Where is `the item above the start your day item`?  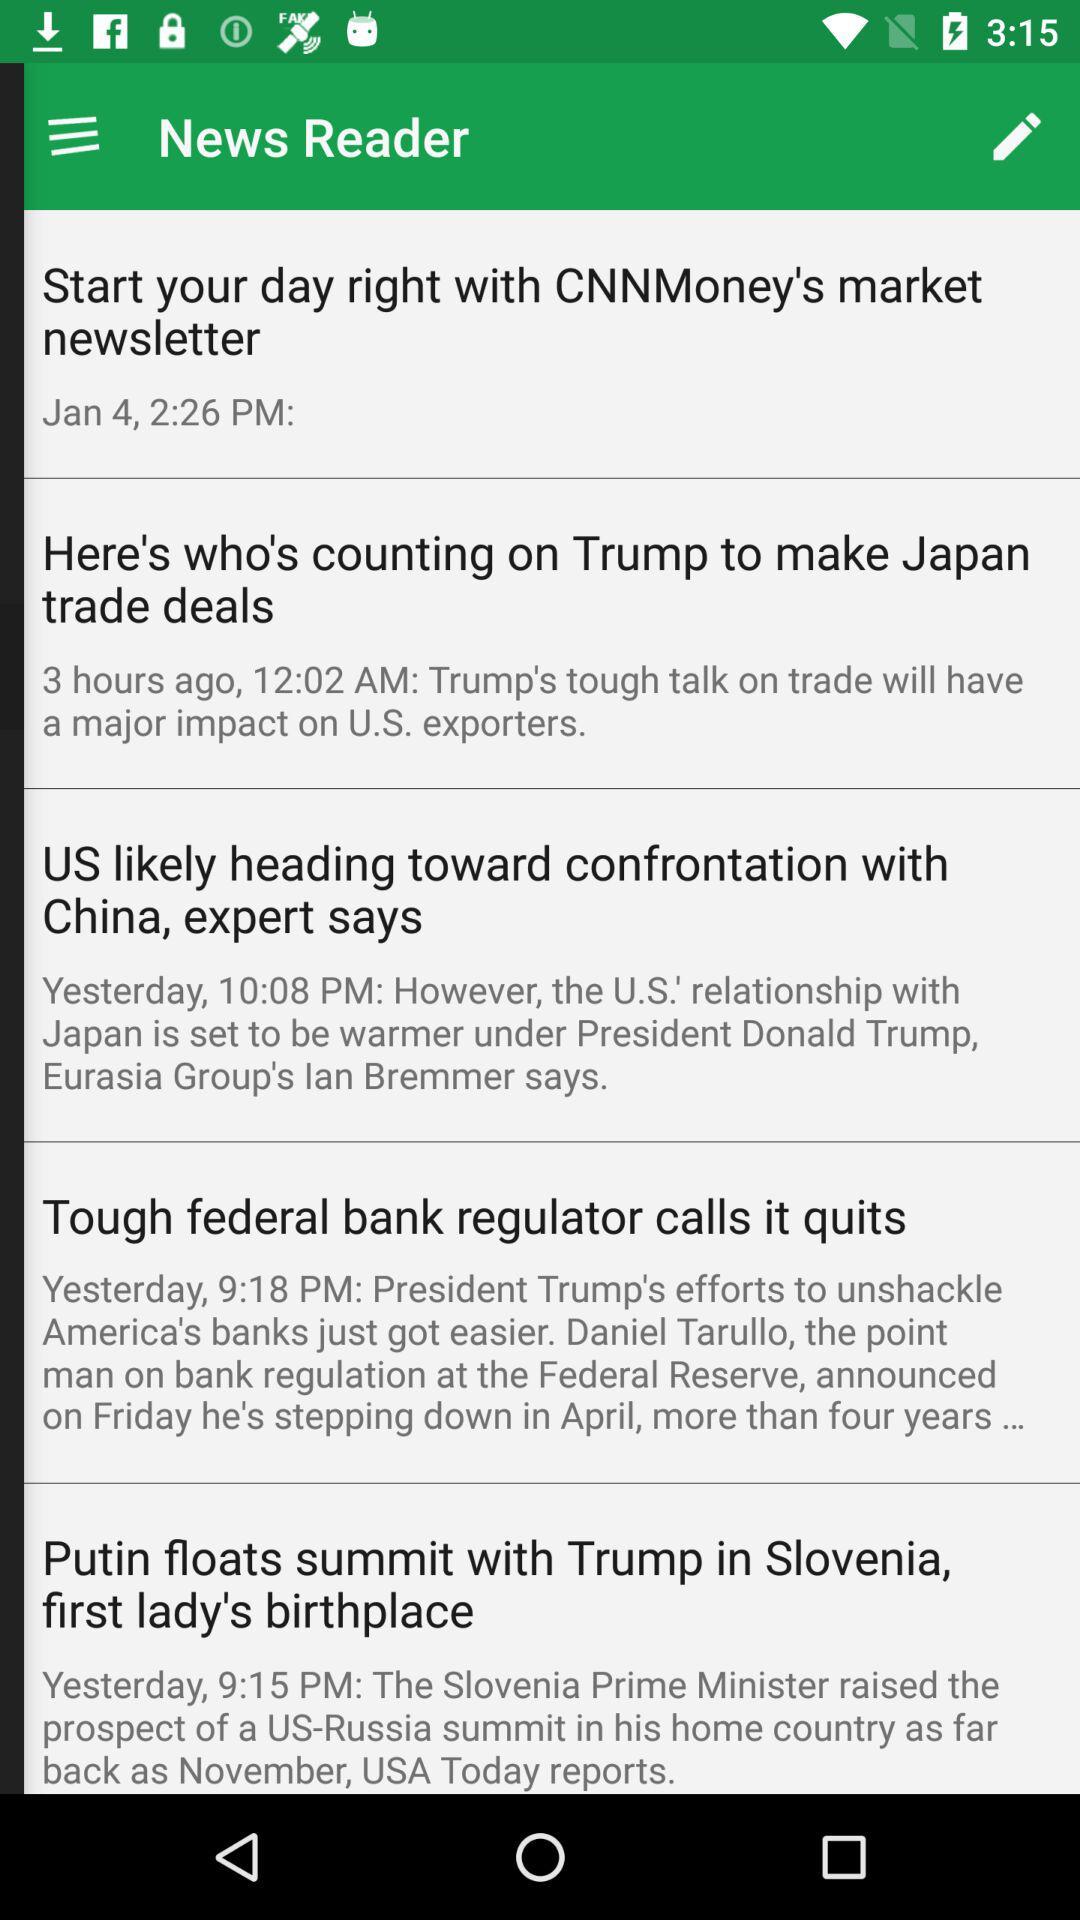 the item above the start your day item is located at coordinates (72, 135).